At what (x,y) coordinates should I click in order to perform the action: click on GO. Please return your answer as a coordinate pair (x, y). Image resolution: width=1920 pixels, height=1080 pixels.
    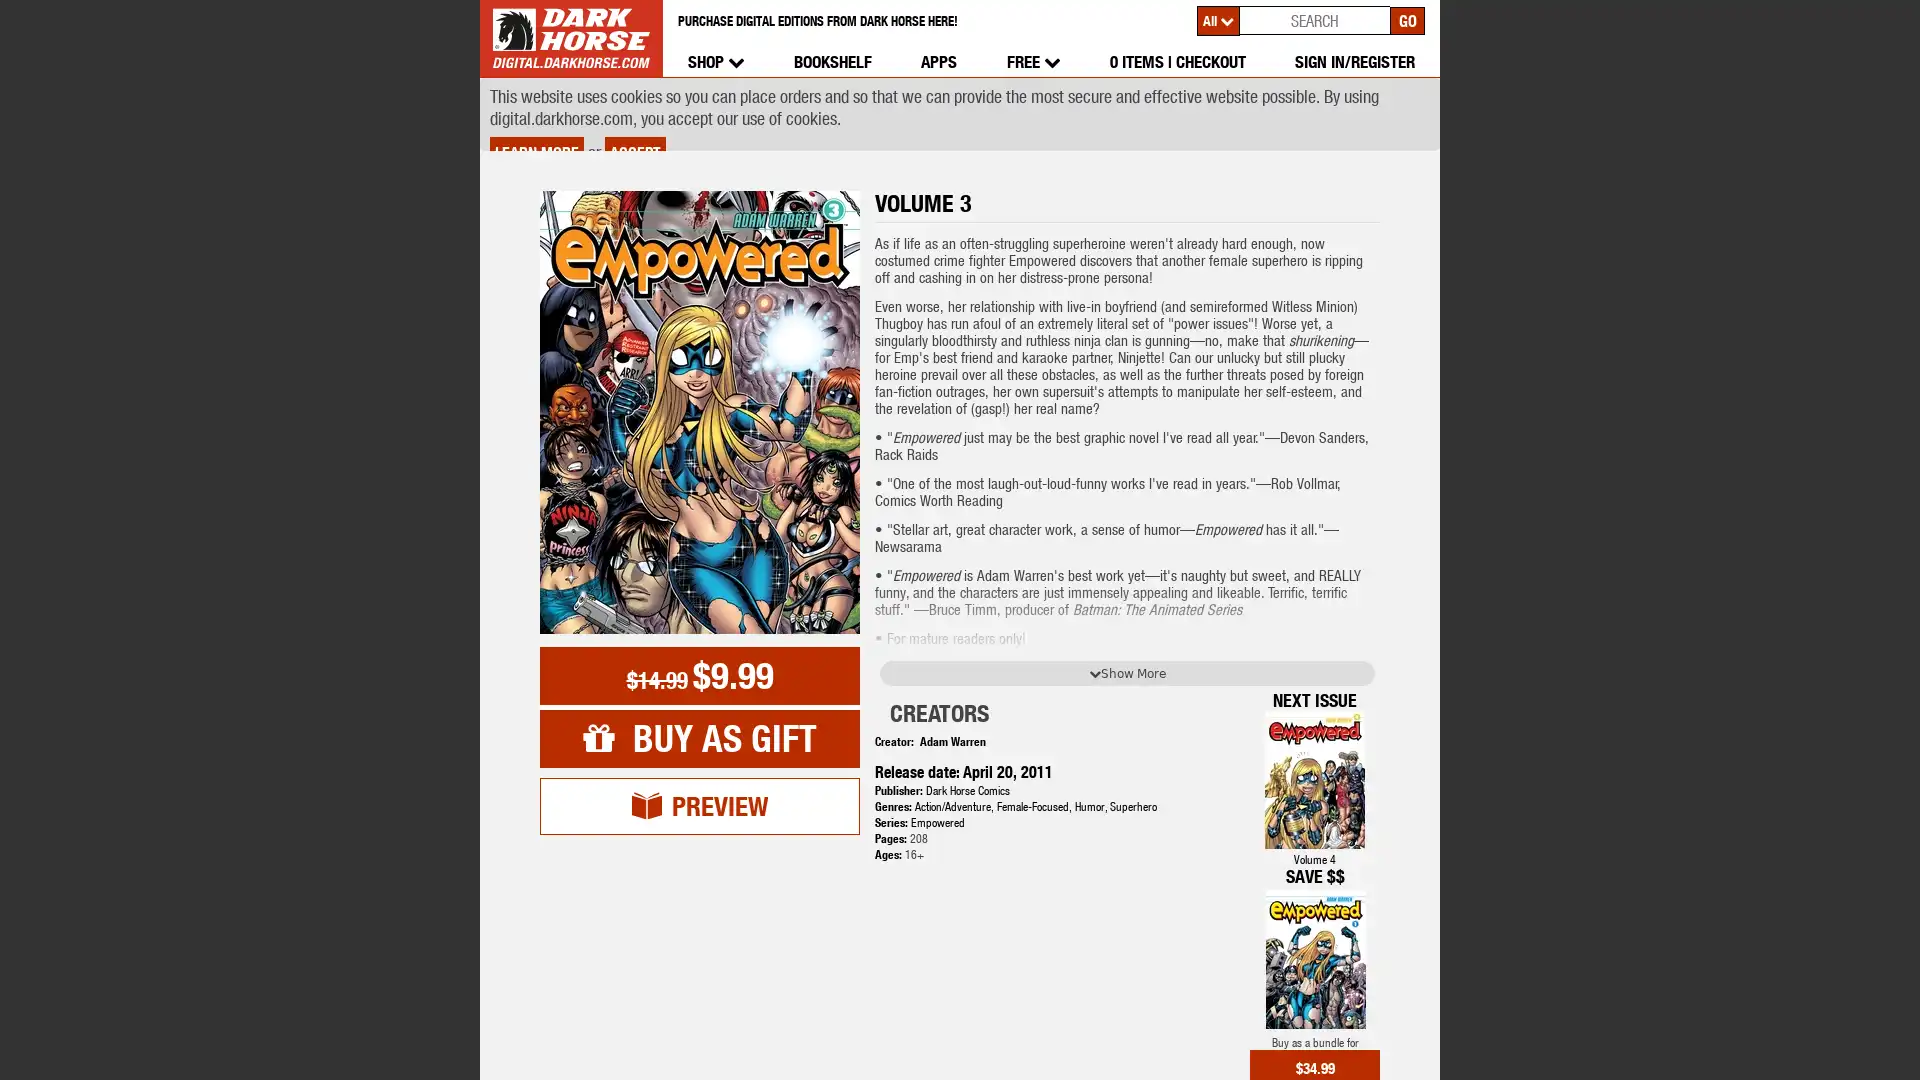
    Looking at the image, I should click on (1406, 19).